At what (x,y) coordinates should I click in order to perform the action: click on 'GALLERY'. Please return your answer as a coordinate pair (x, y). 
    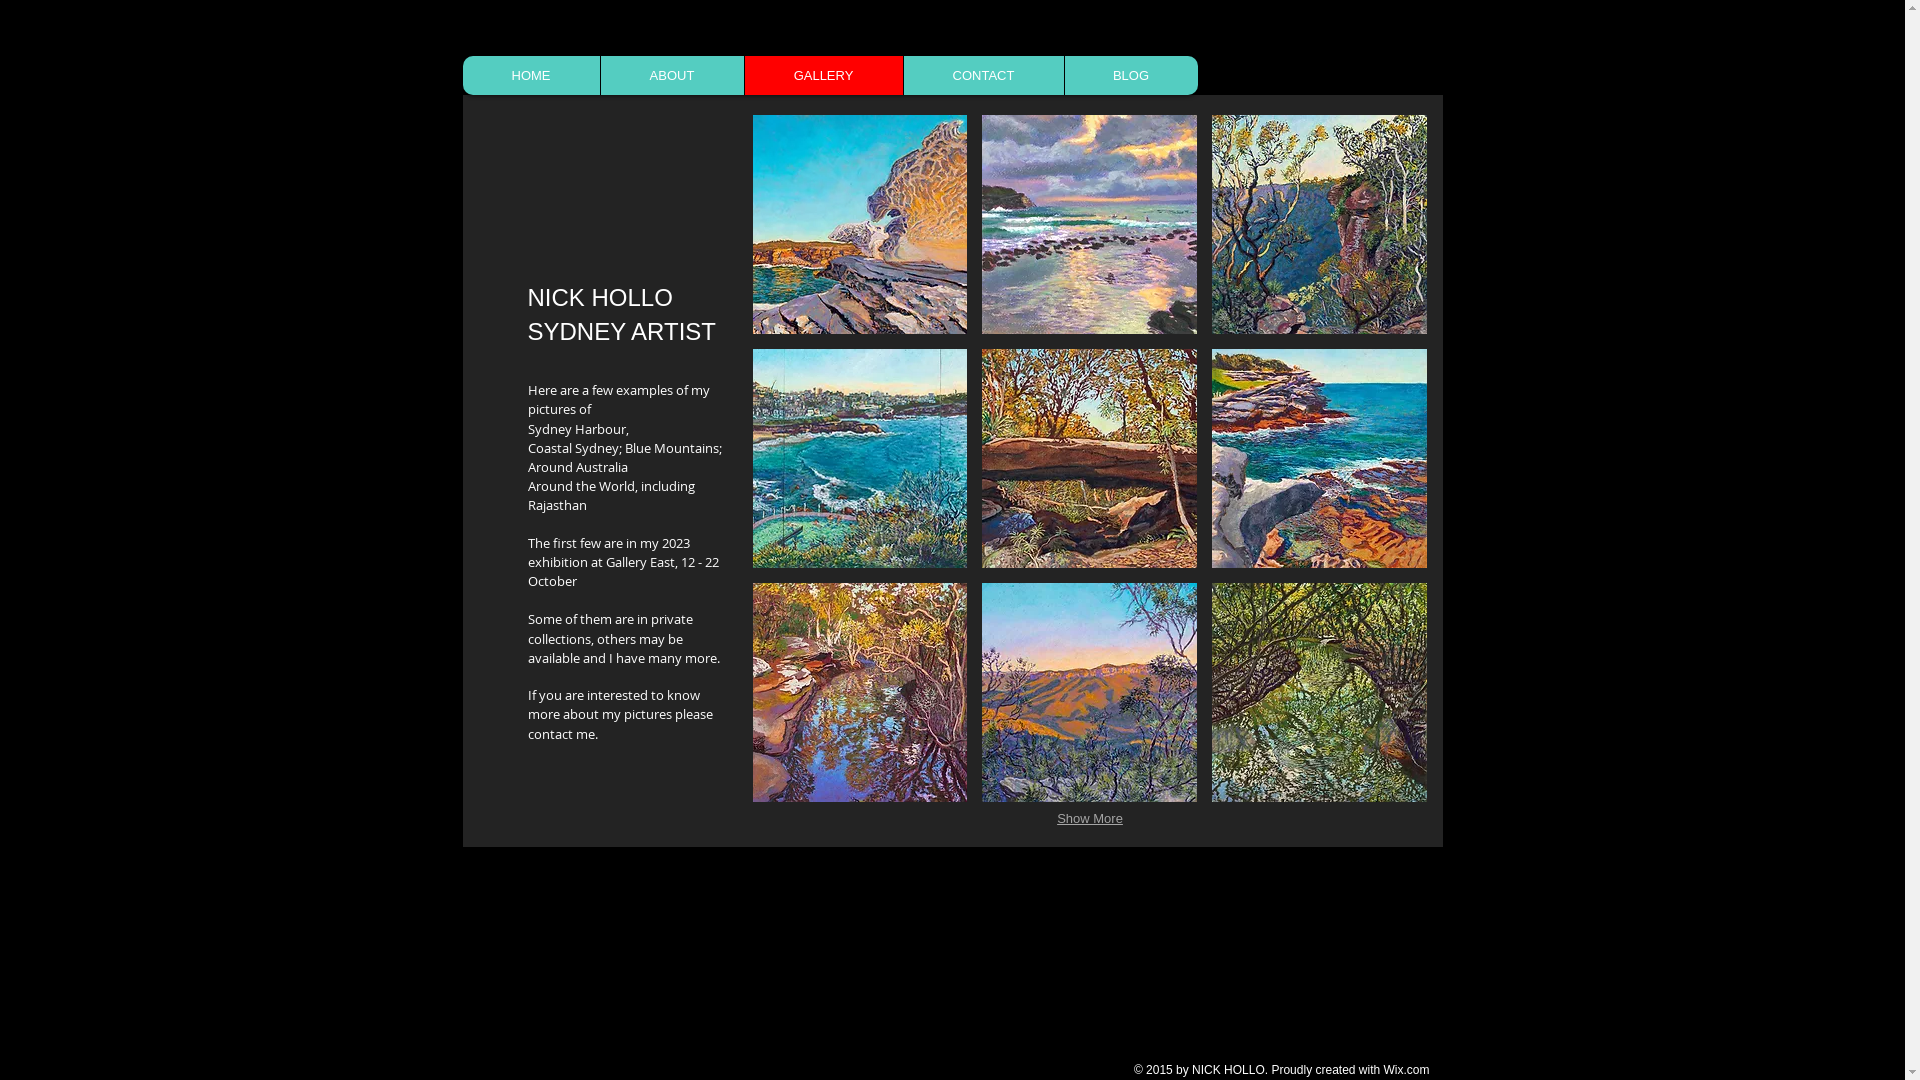
    Looking at the image, I should click on (823, 74).